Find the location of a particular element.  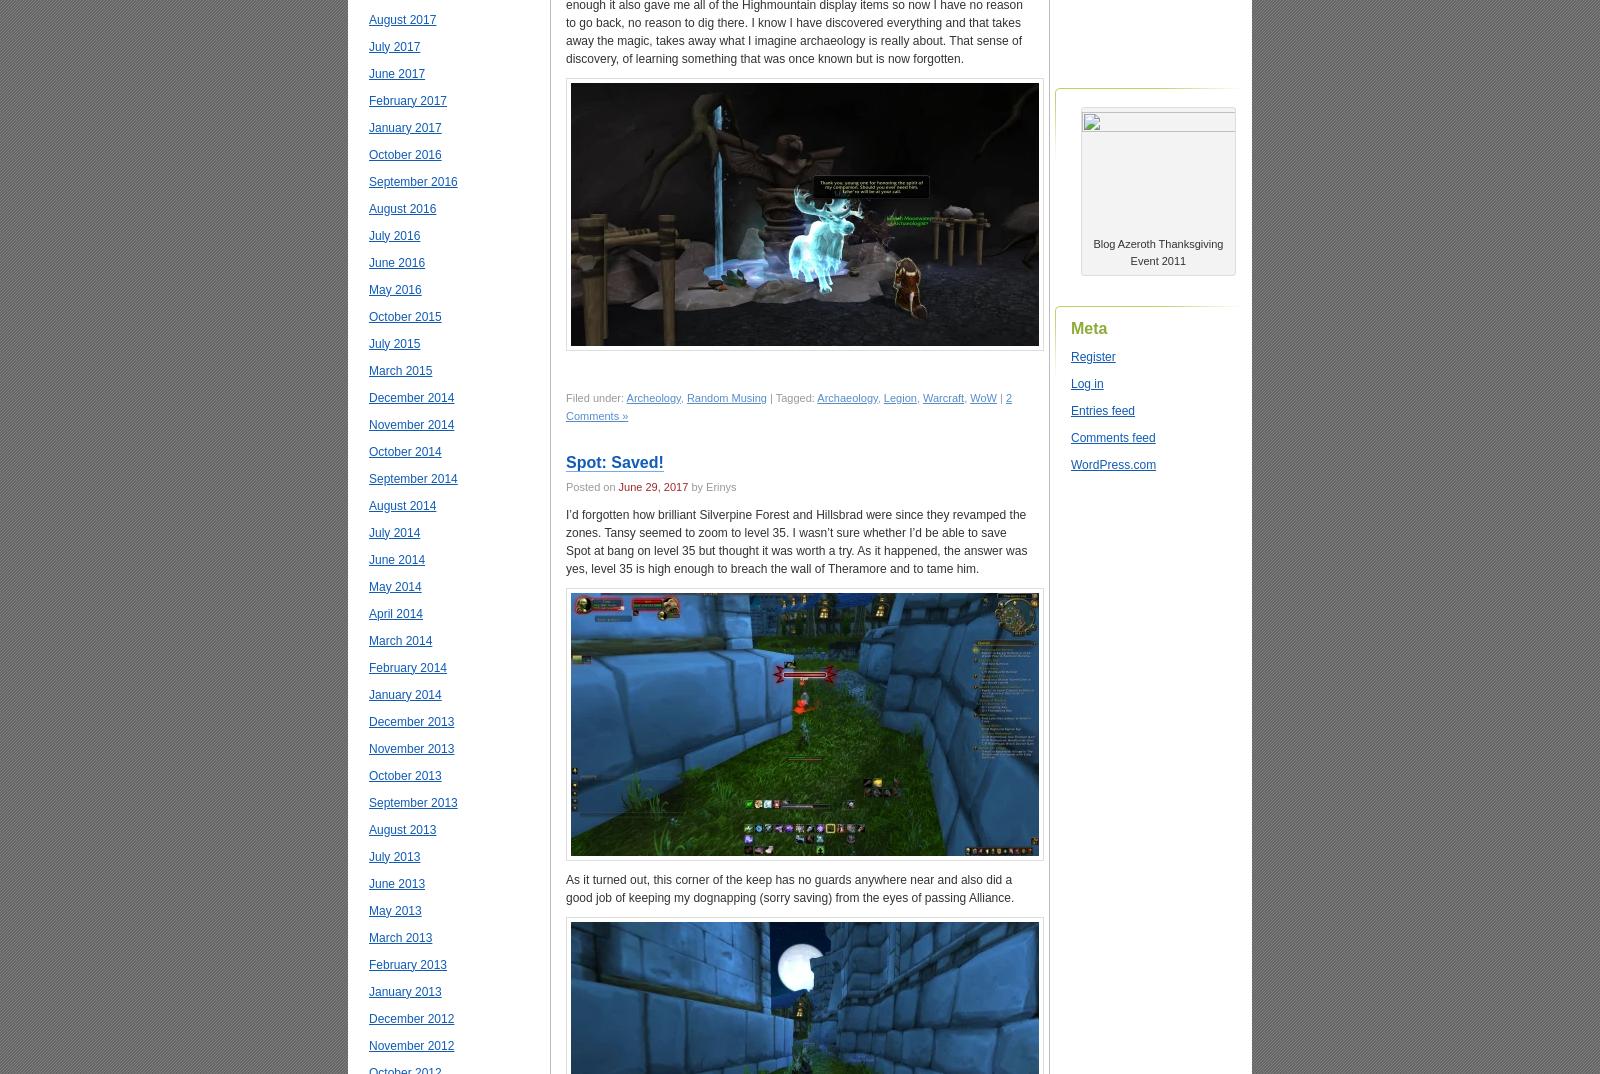

'September 2013' is located at coordinates (411, 800).